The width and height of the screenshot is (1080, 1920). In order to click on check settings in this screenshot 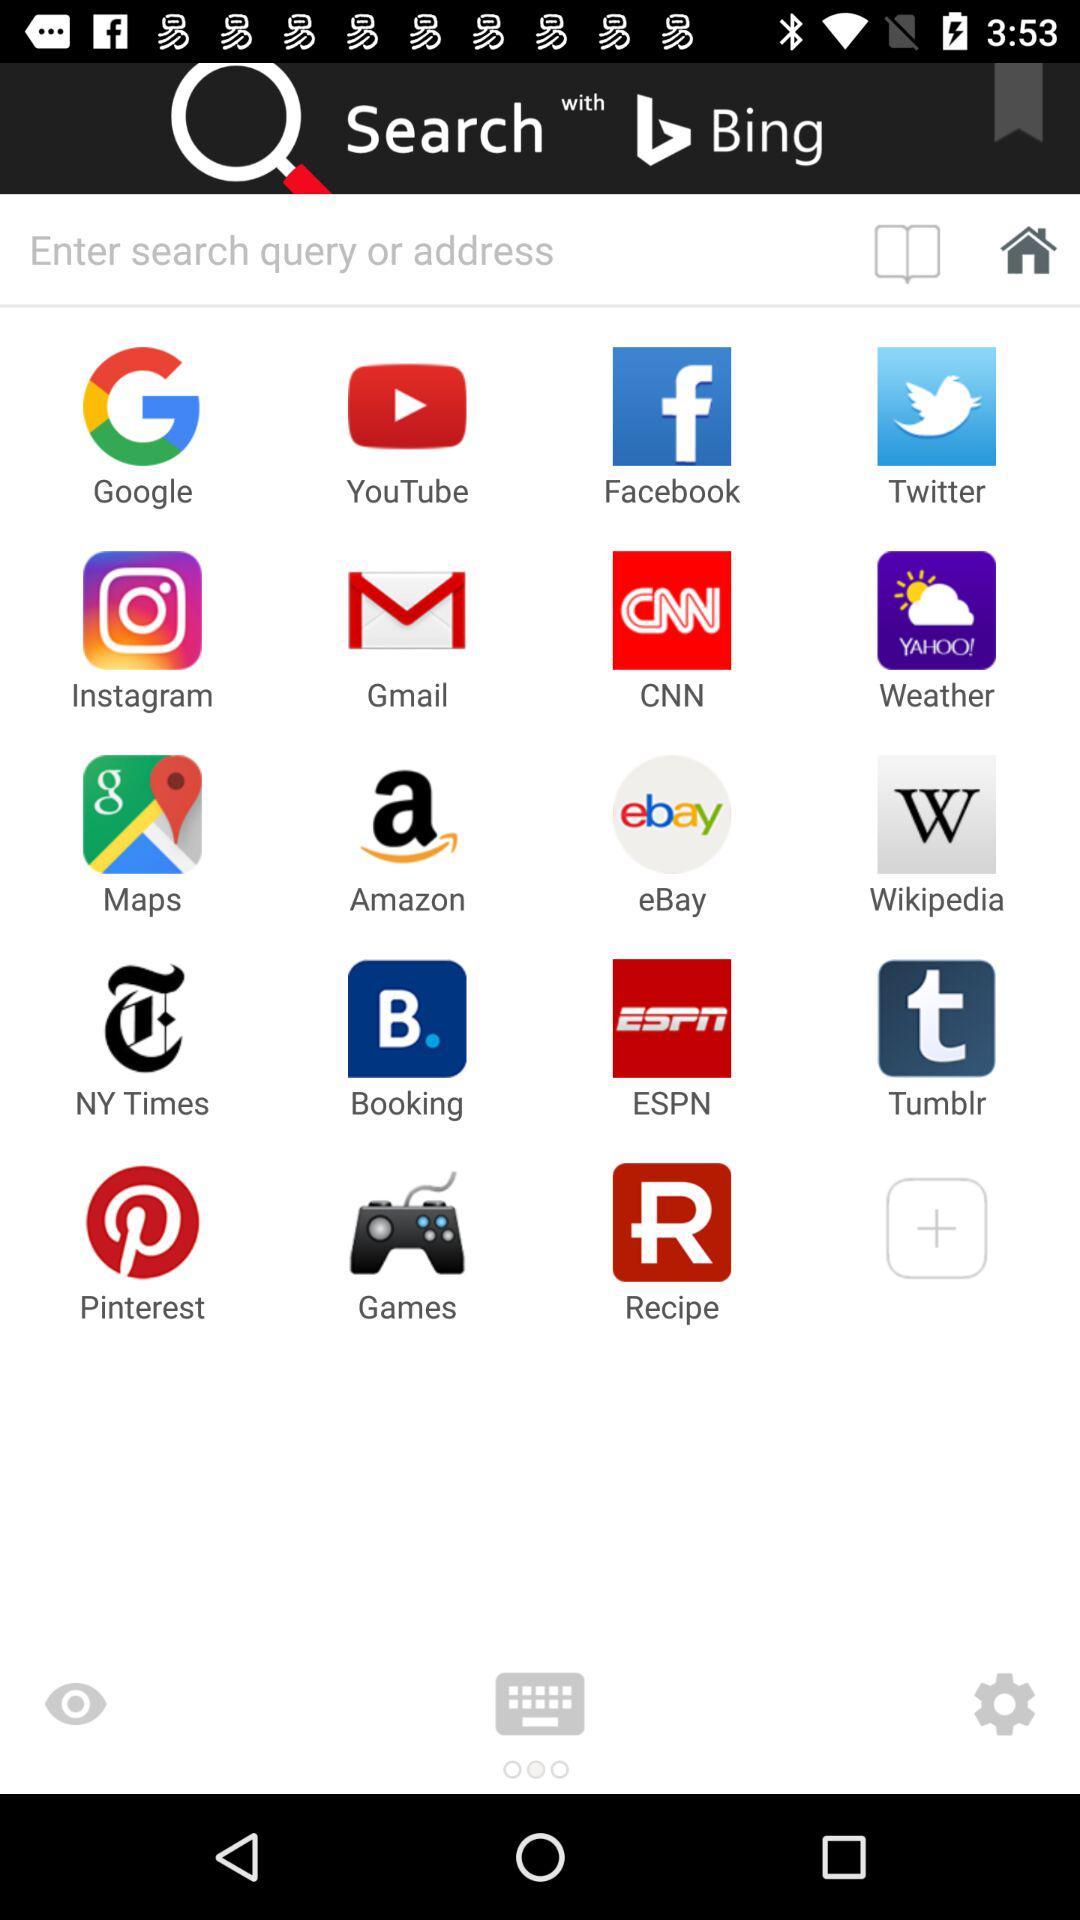, I will do `click(885, 1703)`.